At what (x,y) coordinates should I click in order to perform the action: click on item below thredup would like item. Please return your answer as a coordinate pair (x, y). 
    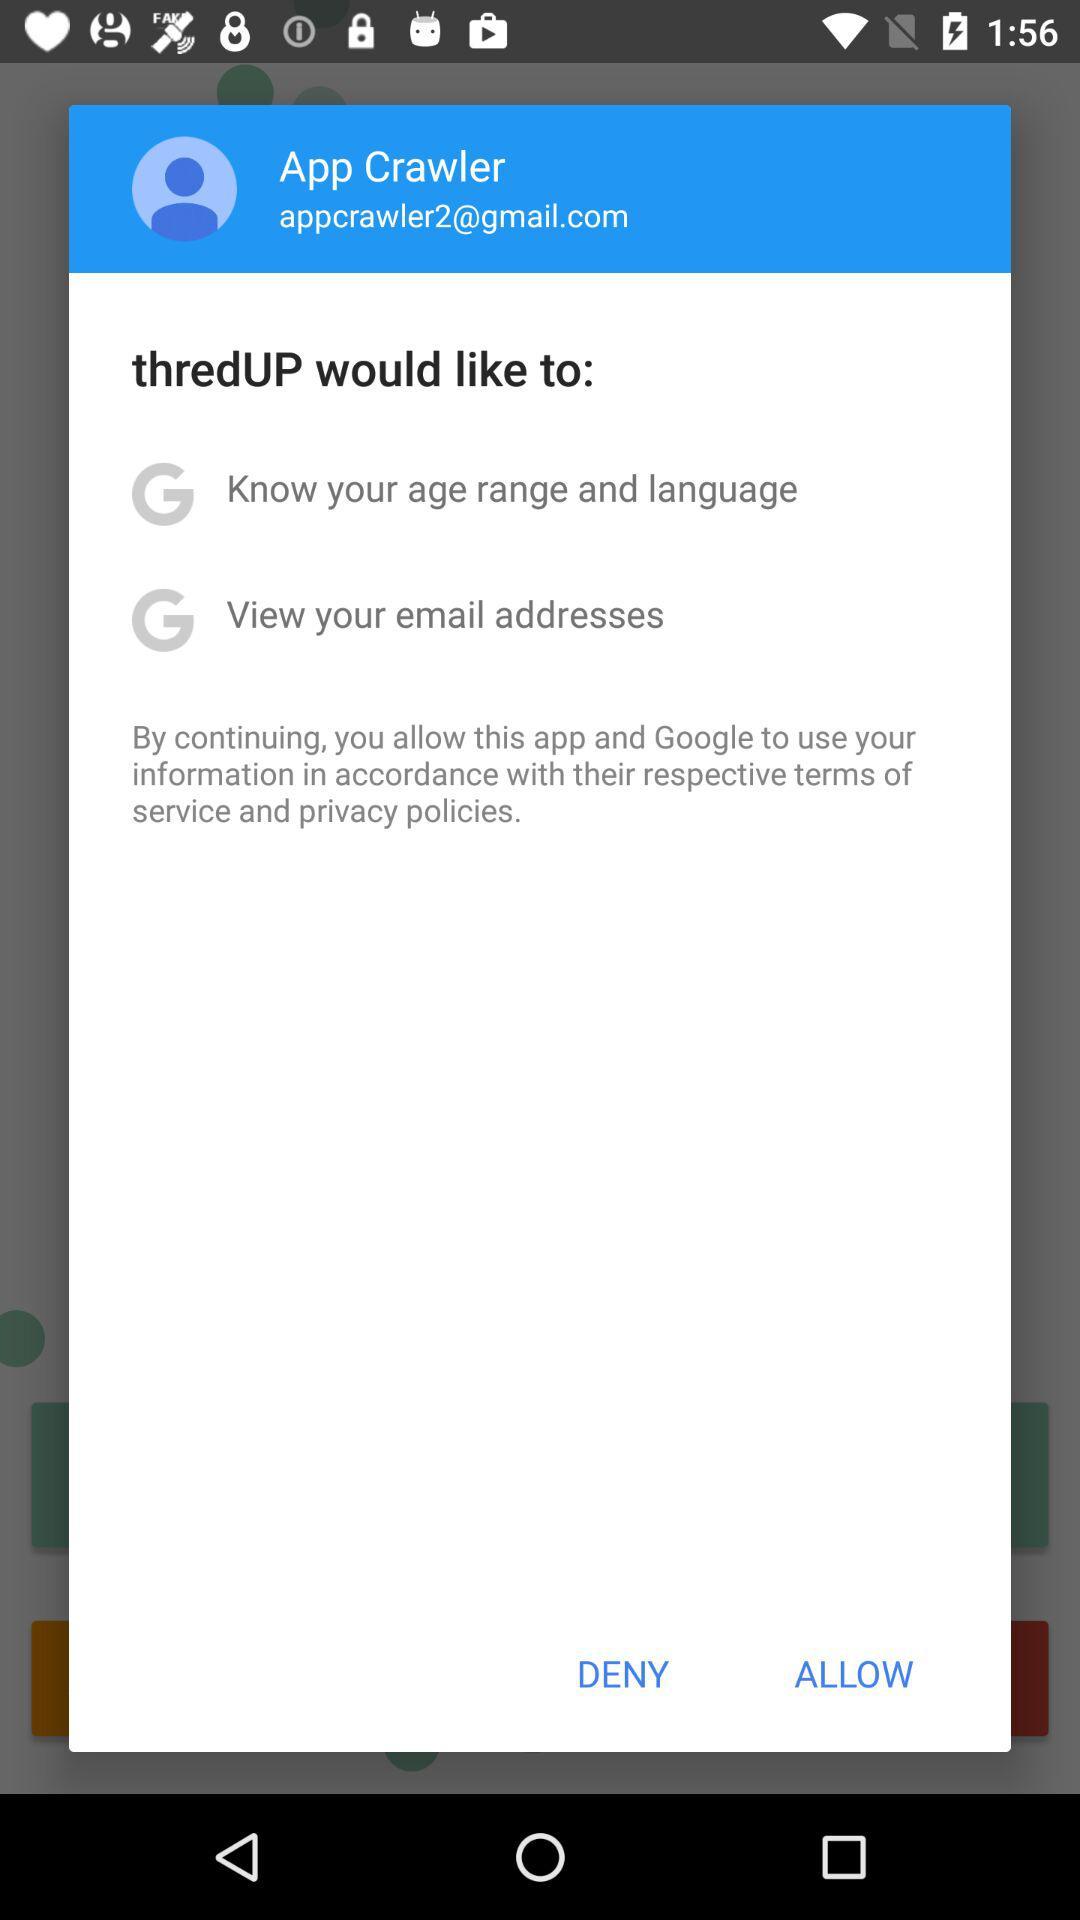
    Looking at the image, I should click on (511, 487).